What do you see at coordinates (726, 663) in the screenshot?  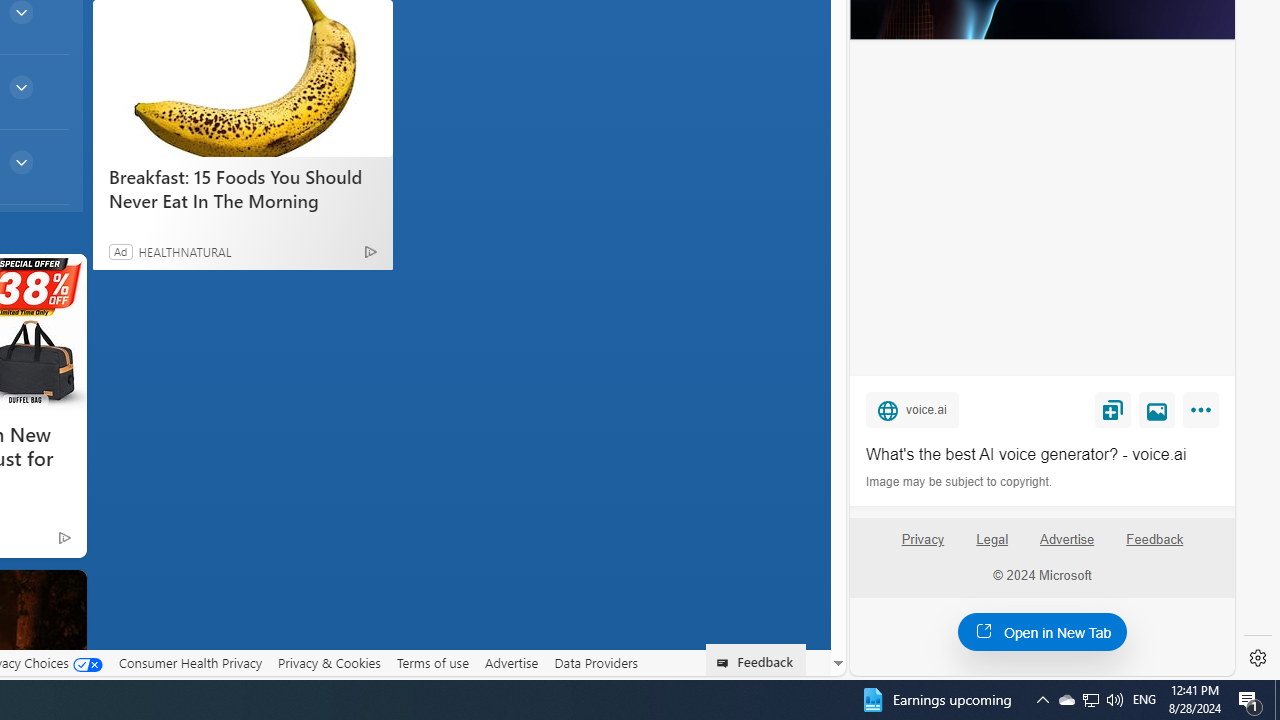 I see `'Class: feedback_link_icon-DS-EntryPoint1-1'` at bounding box center [726, 663].